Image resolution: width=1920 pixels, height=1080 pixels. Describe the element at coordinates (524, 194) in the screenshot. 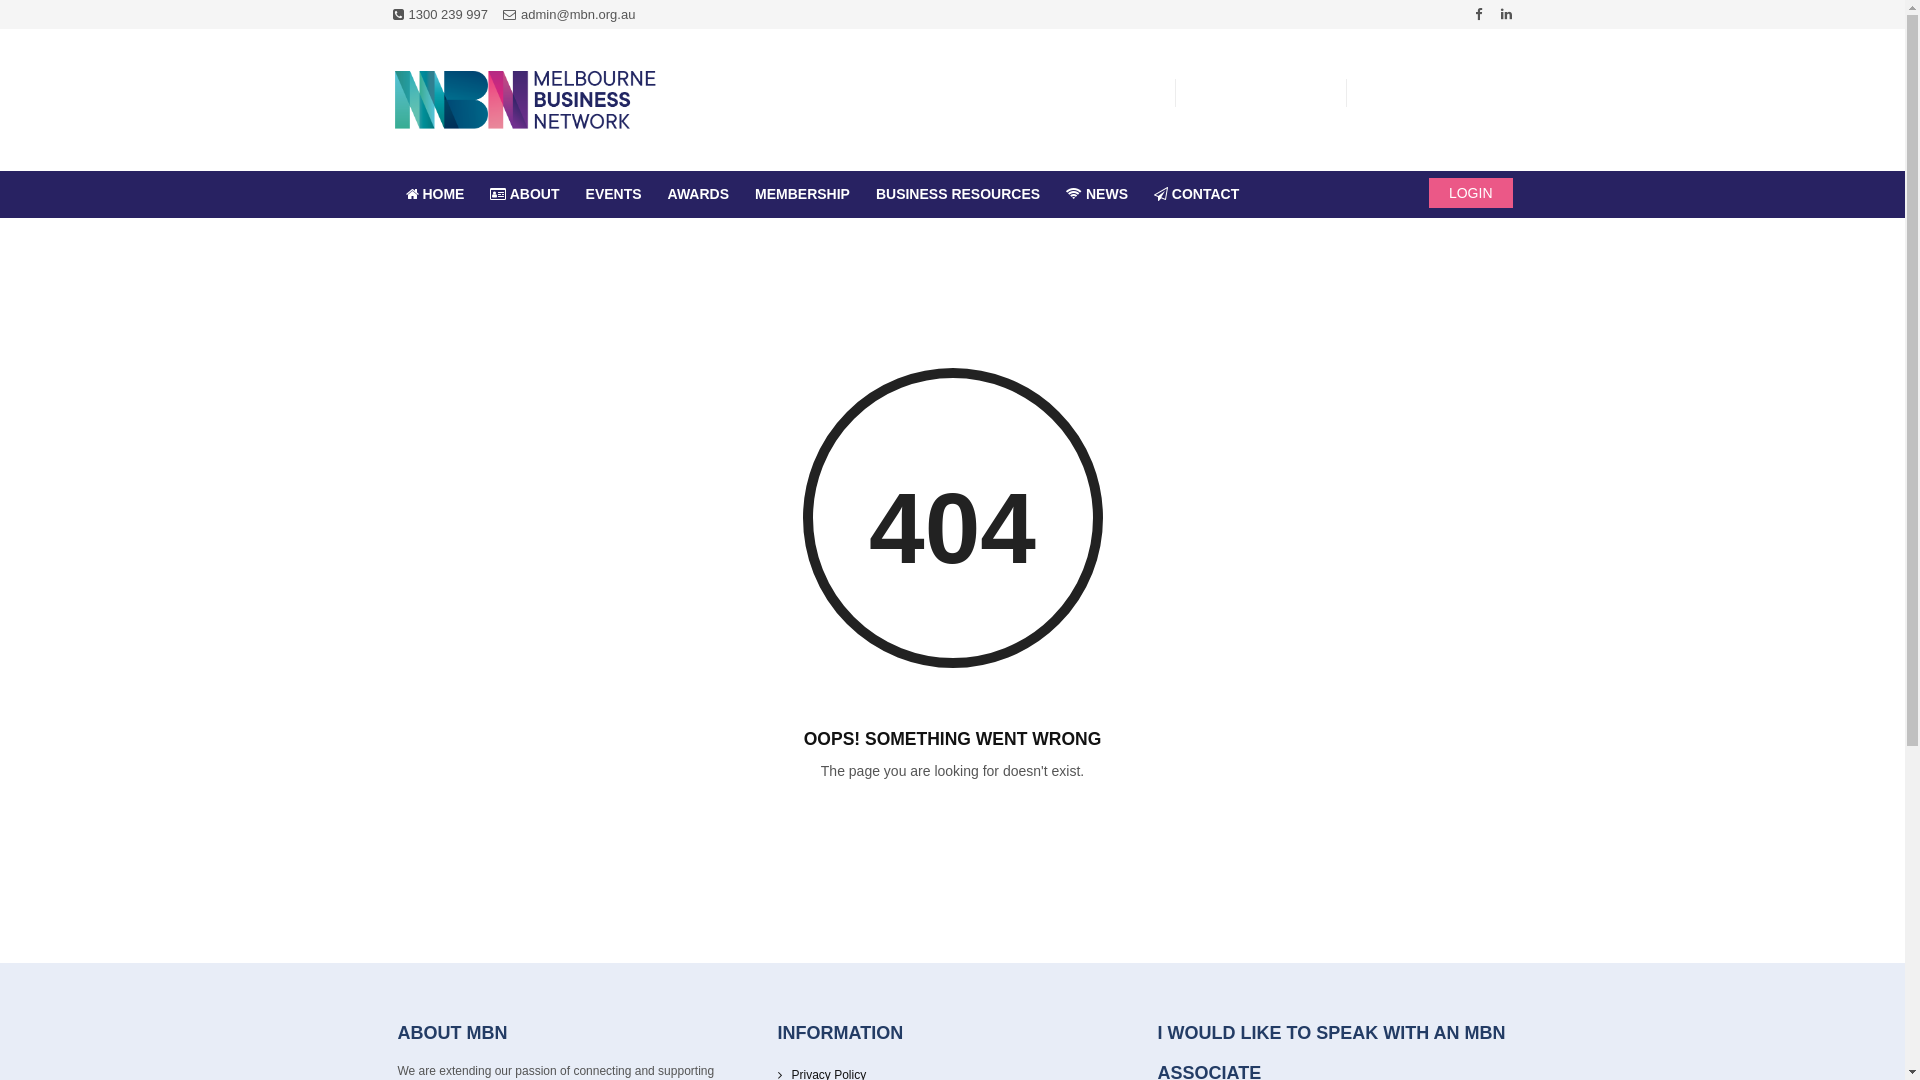

I see `'ABOUT'` at that location.